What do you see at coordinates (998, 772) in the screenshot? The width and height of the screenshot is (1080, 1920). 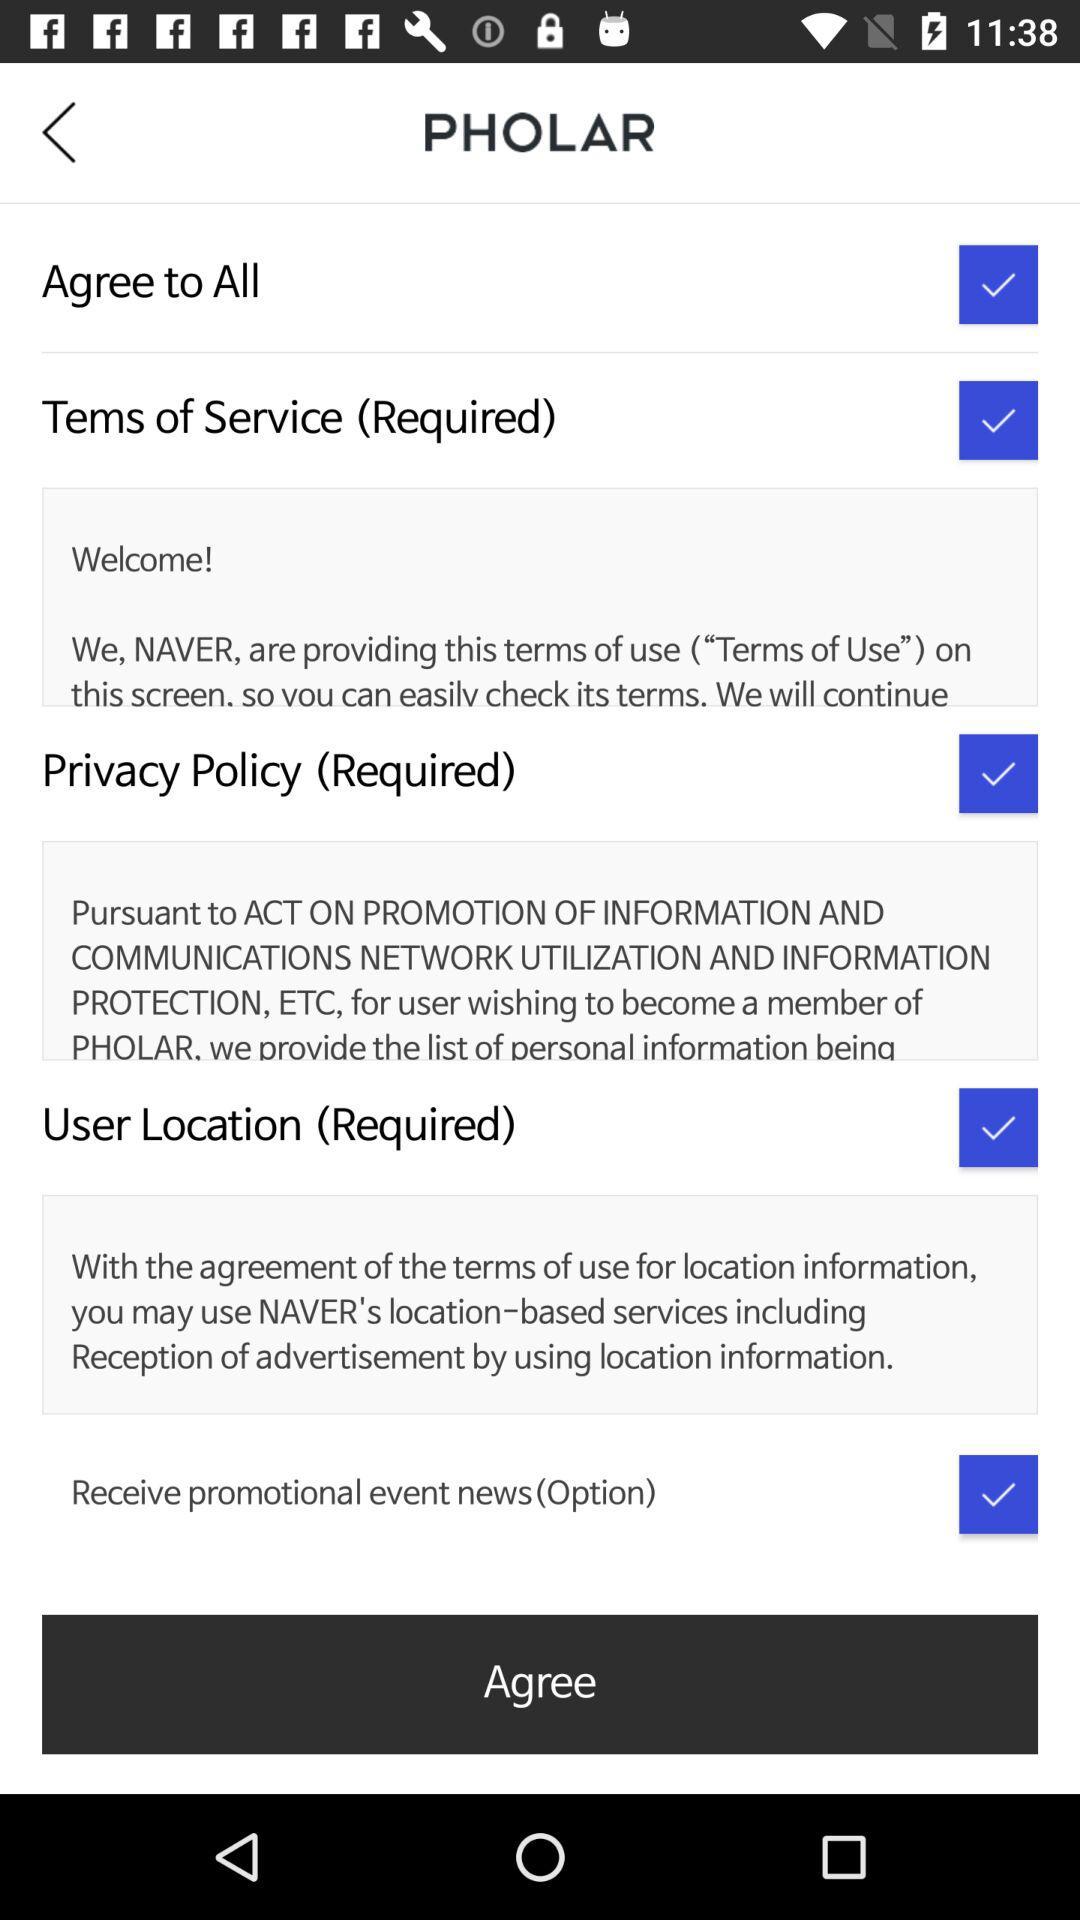 I see `the box` at bounding box center [998, 772].